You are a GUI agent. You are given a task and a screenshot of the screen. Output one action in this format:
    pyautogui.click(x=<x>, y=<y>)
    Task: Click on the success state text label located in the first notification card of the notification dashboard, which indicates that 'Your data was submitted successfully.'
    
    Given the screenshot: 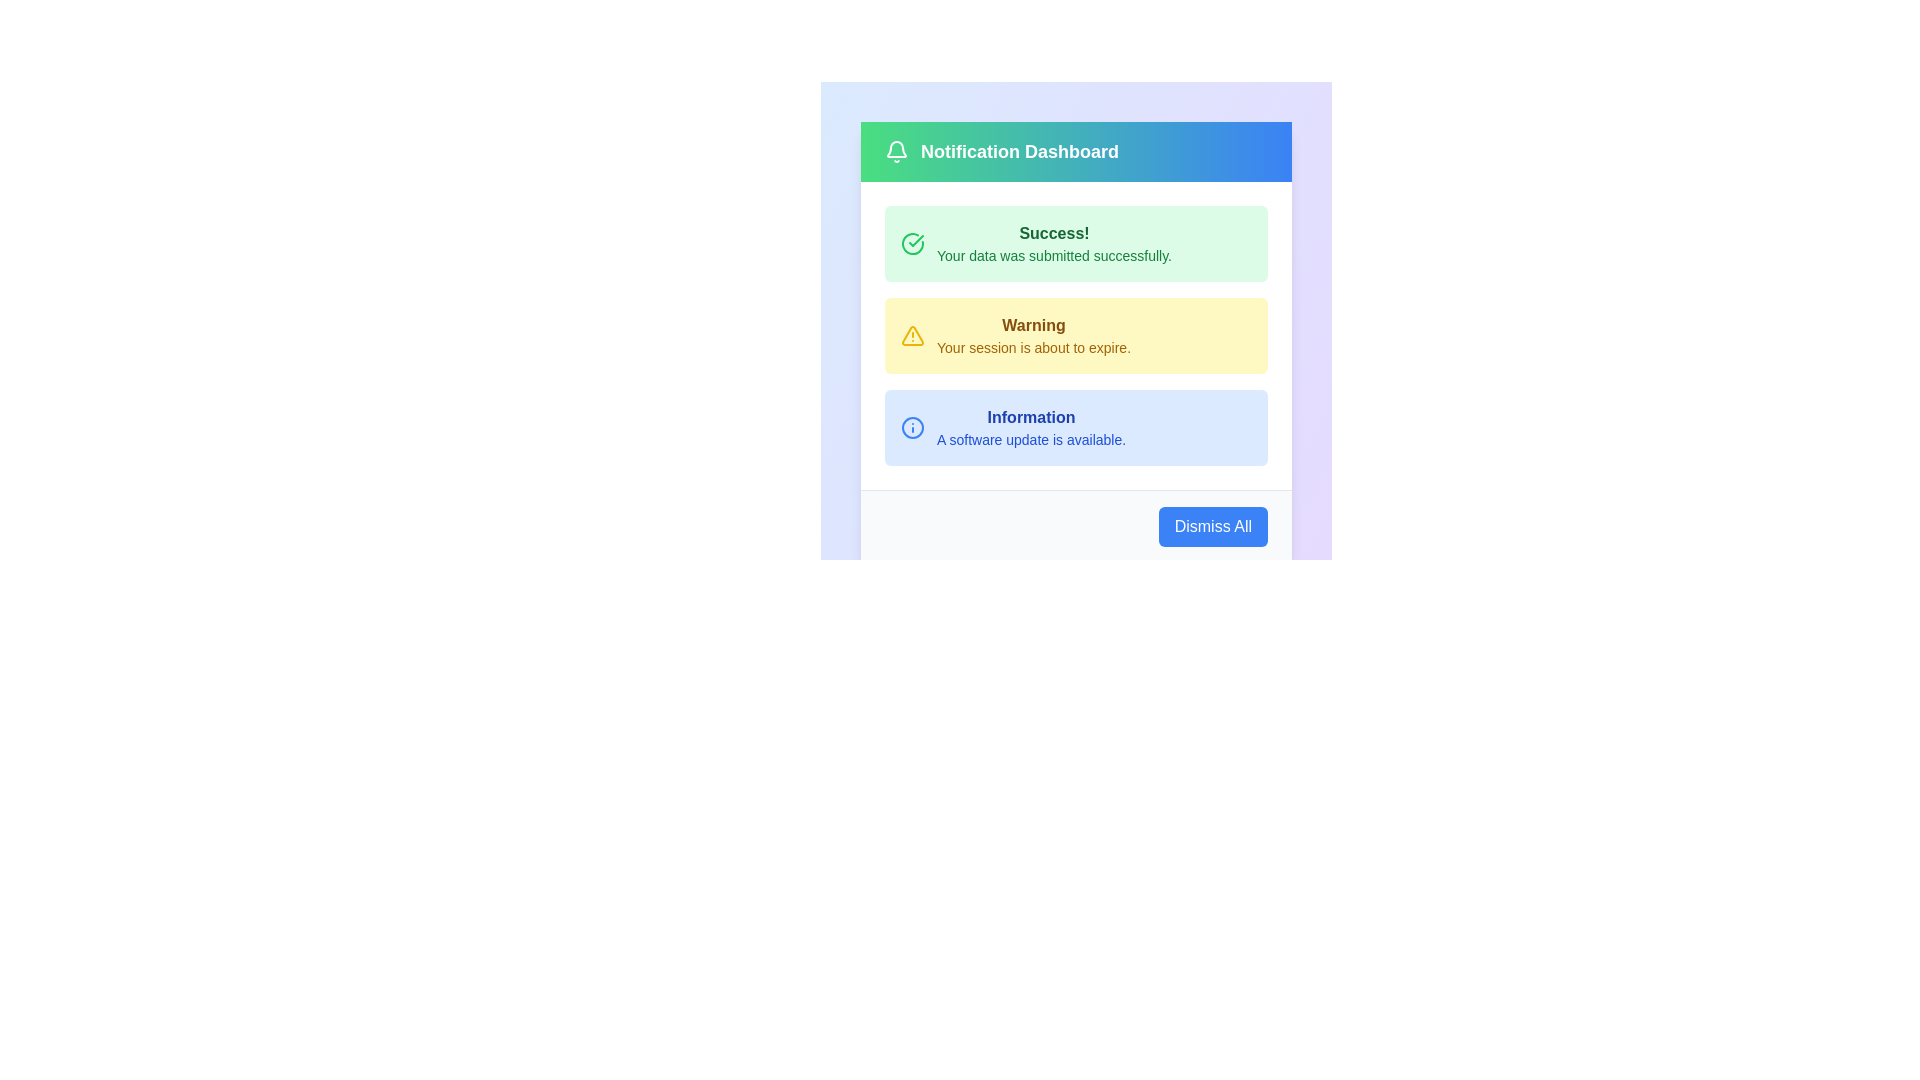 What is the action you would take?
    pyautogui.click(x=1053, y=233)
    